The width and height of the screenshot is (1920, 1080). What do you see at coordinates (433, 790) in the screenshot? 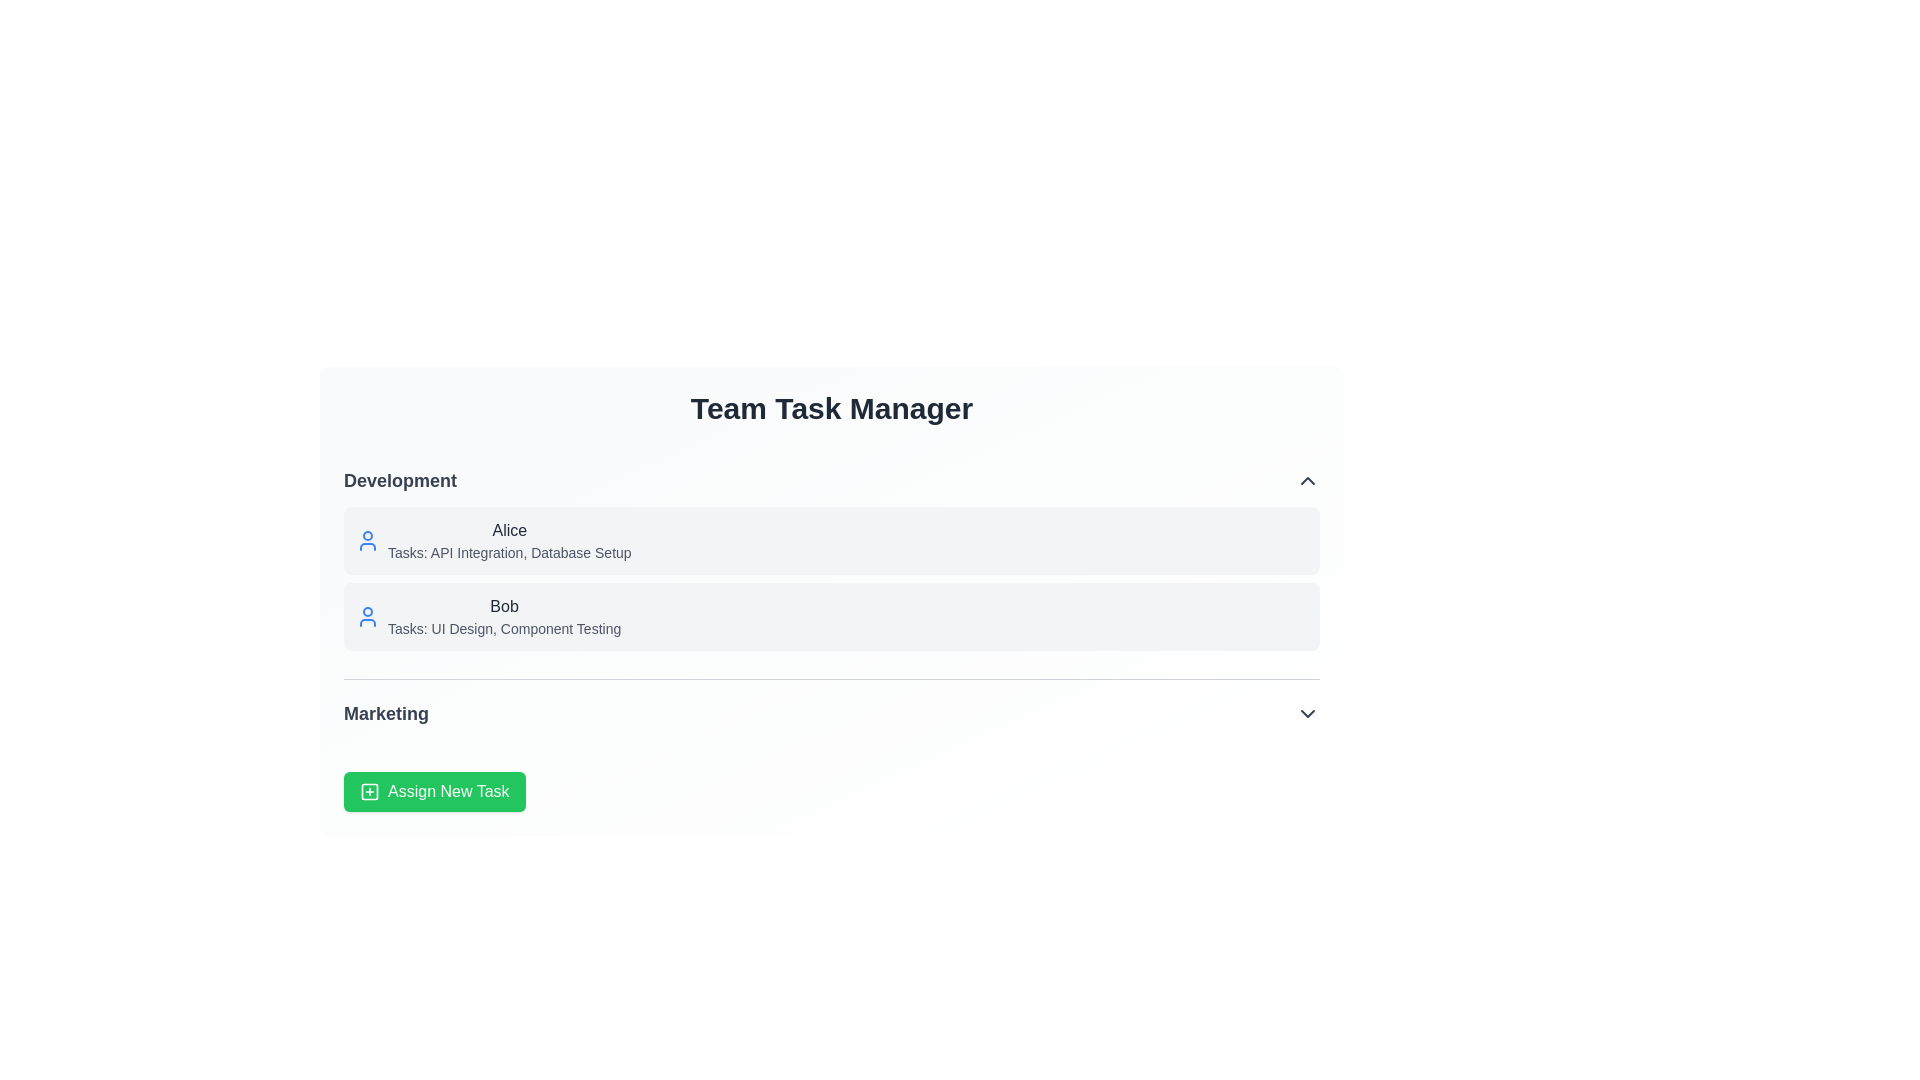
I see `the 'Assign New Task' button` at bounding box center [433, 790].